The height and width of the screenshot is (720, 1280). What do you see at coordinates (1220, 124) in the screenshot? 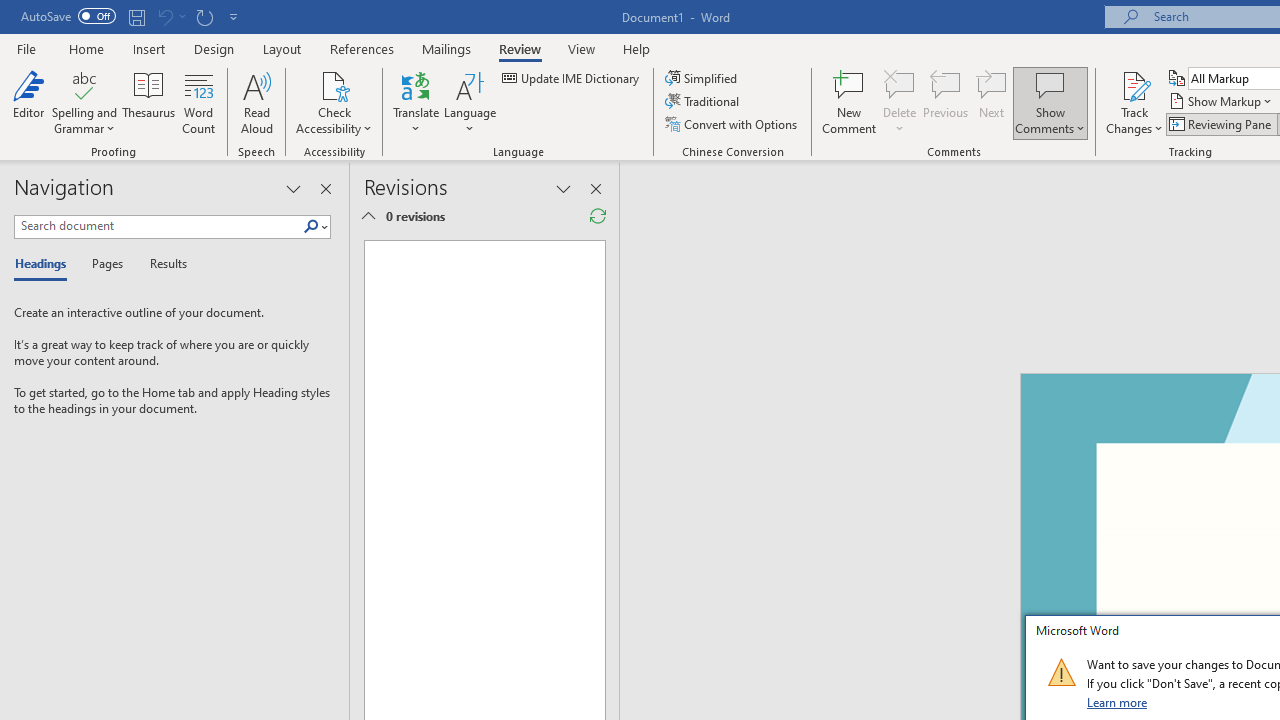
I see `'Reviewing Pane'` at bounding box center [1220, 124].